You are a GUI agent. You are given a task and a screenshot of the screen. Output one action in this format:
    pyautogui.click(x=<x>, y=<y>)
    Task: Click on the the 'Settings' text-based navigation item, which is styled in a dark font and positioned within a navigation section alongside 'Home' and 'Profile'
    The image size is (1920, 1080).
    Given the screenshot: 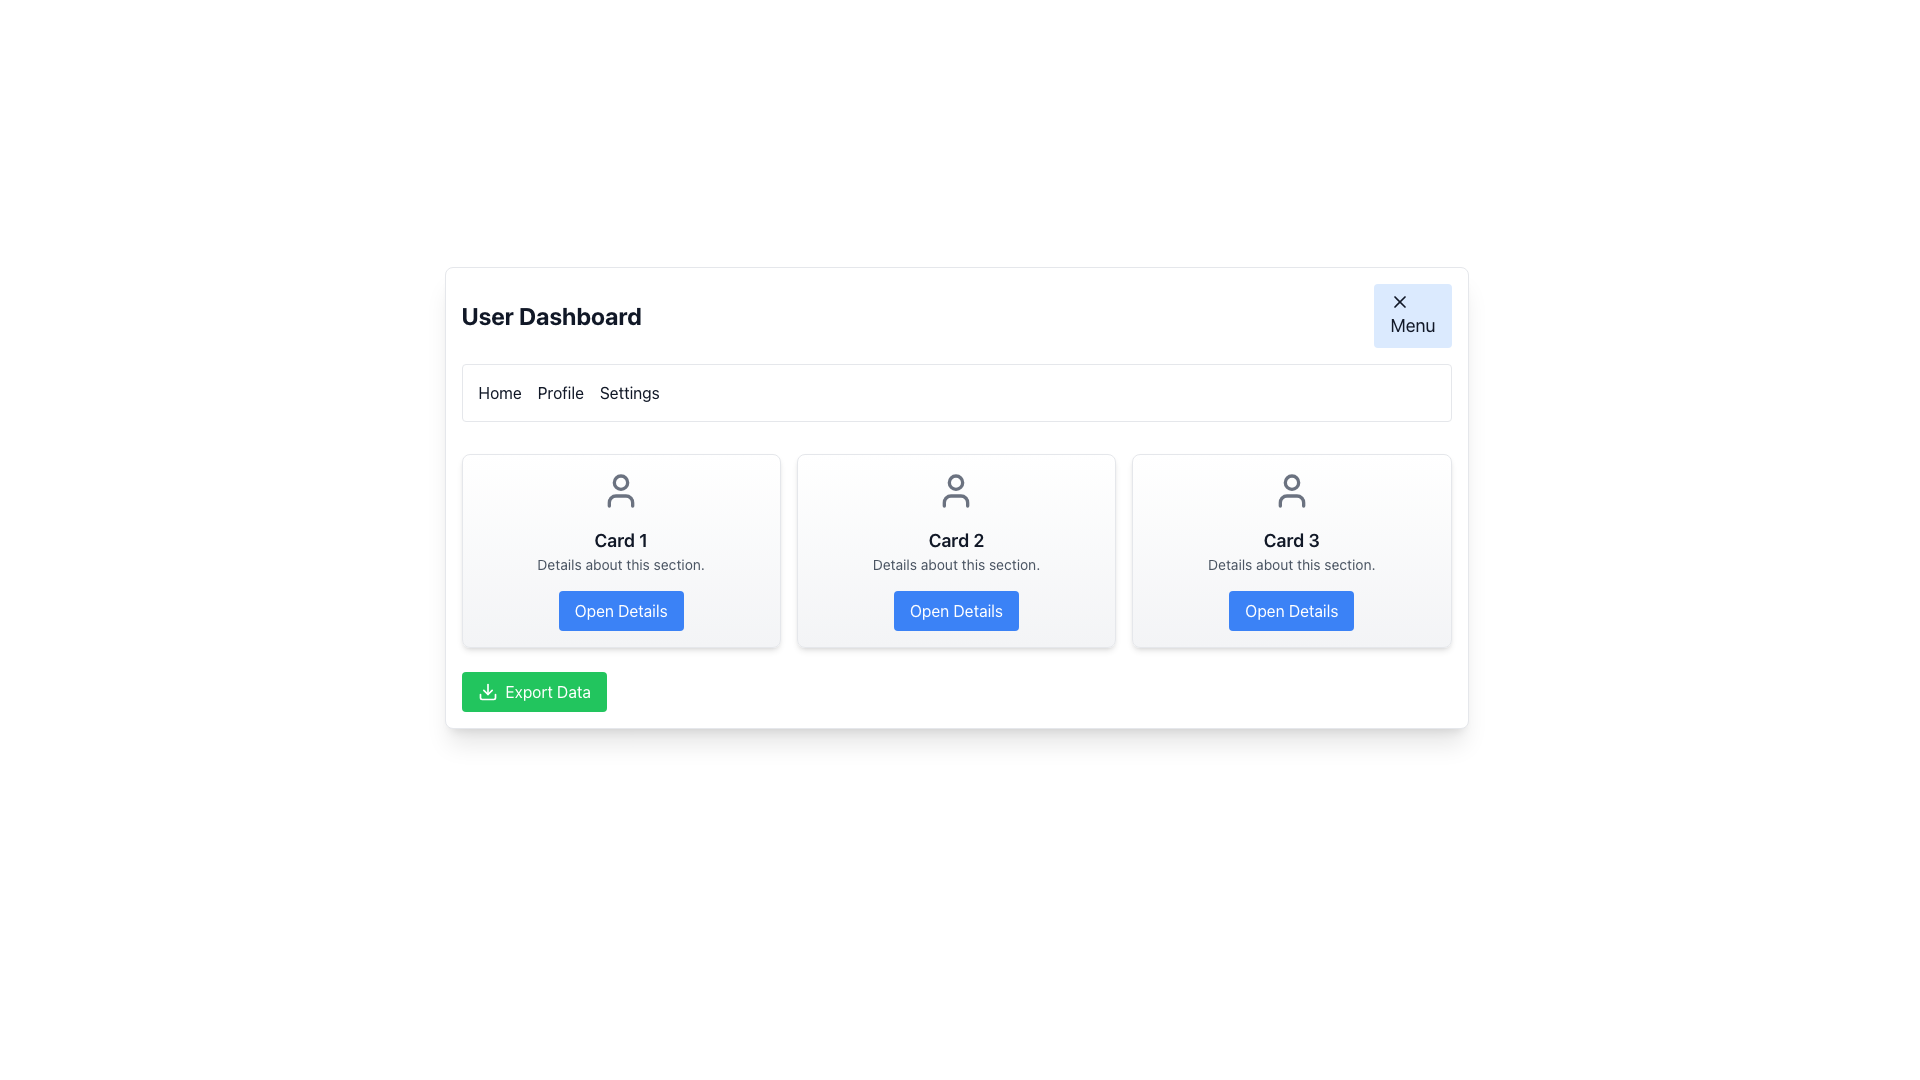 What is the action you would take?
    pyautogui.click(x=628, y=393)
    